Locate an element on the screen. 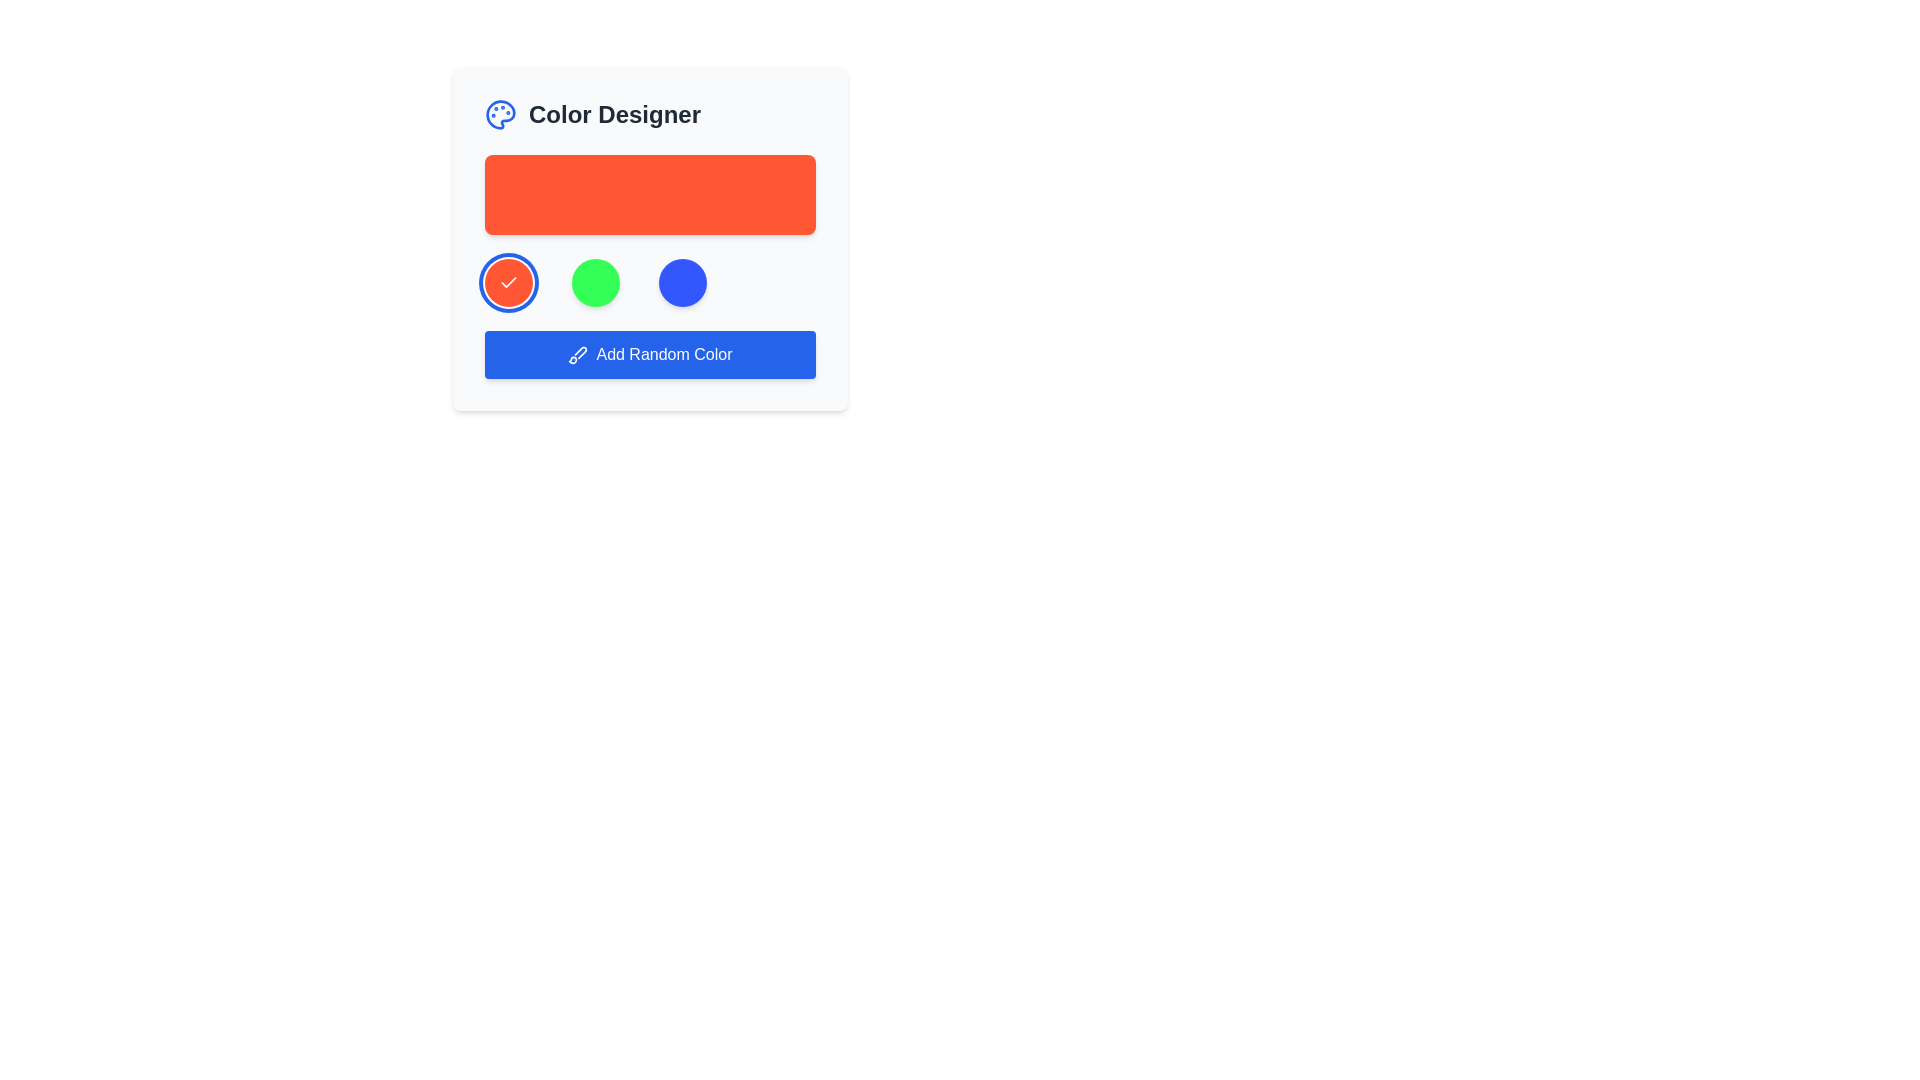 The width and height of the screenshot is (1920, 1080). the Header element for the card component, which includes an icon is located at coordinates (650, 115).